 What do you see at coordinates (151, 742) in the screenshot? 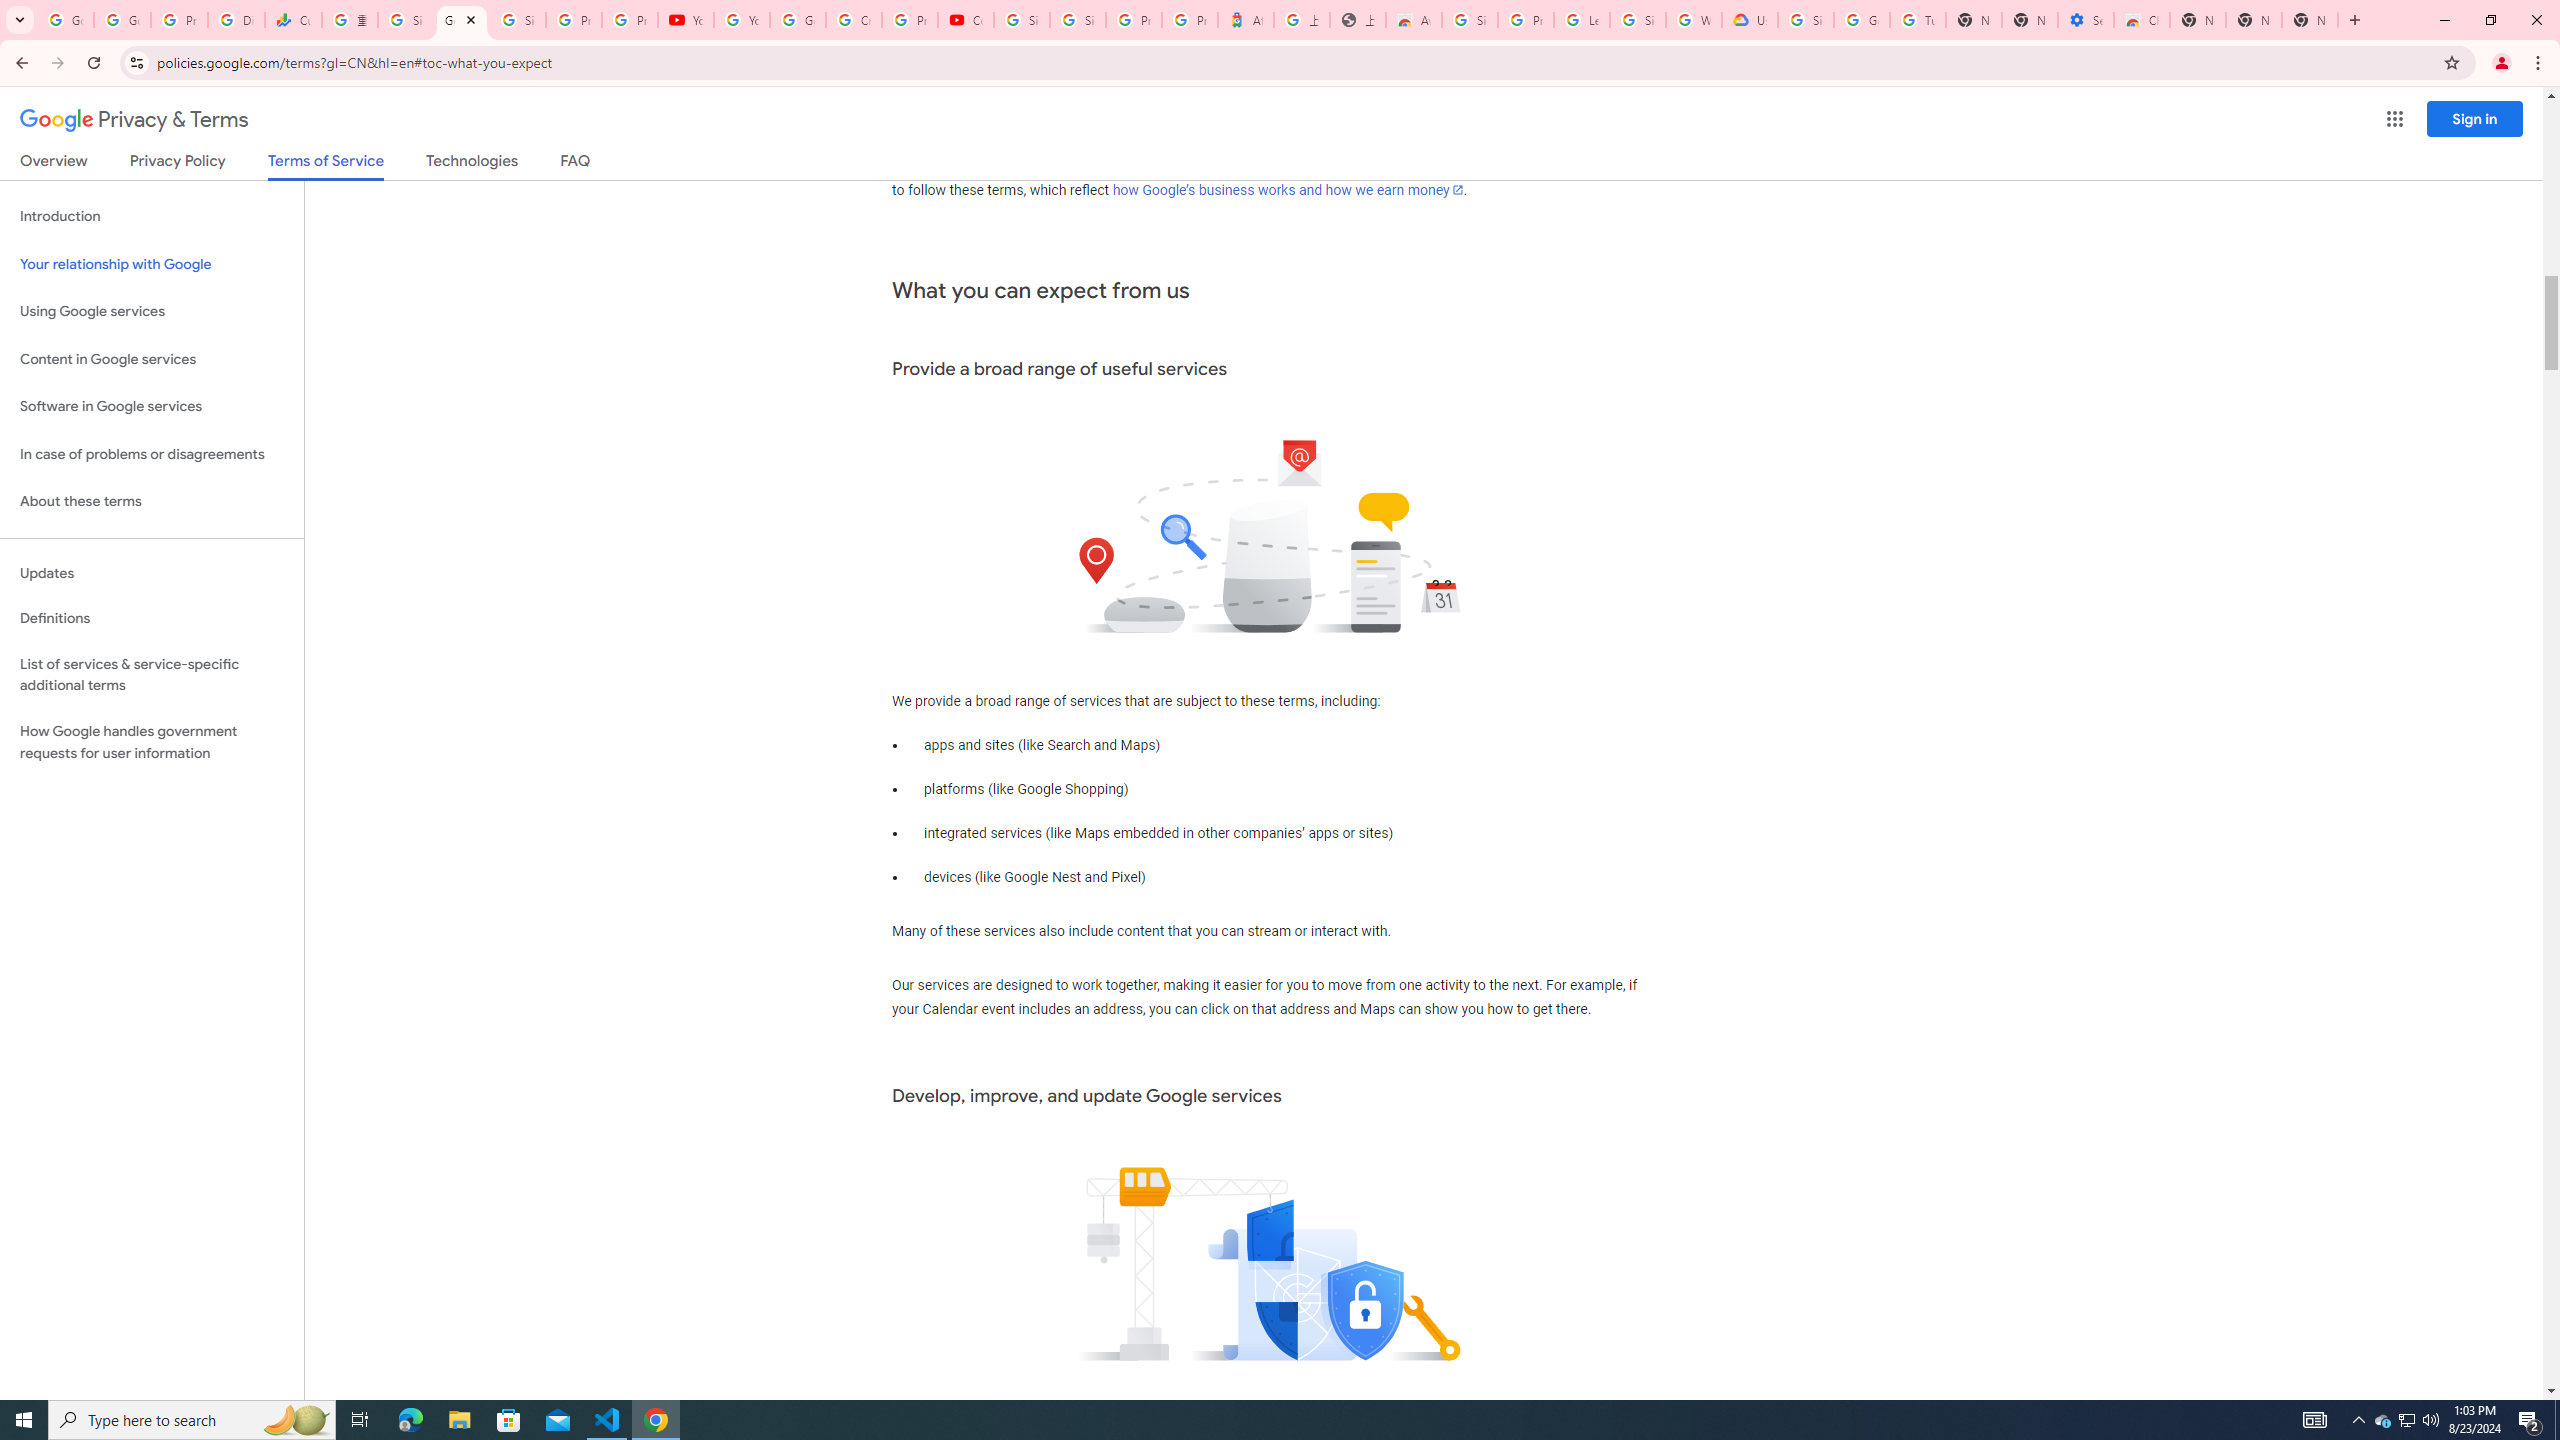
I see `'How Google handles government requests for user information'` at bounding box center [151, 742].